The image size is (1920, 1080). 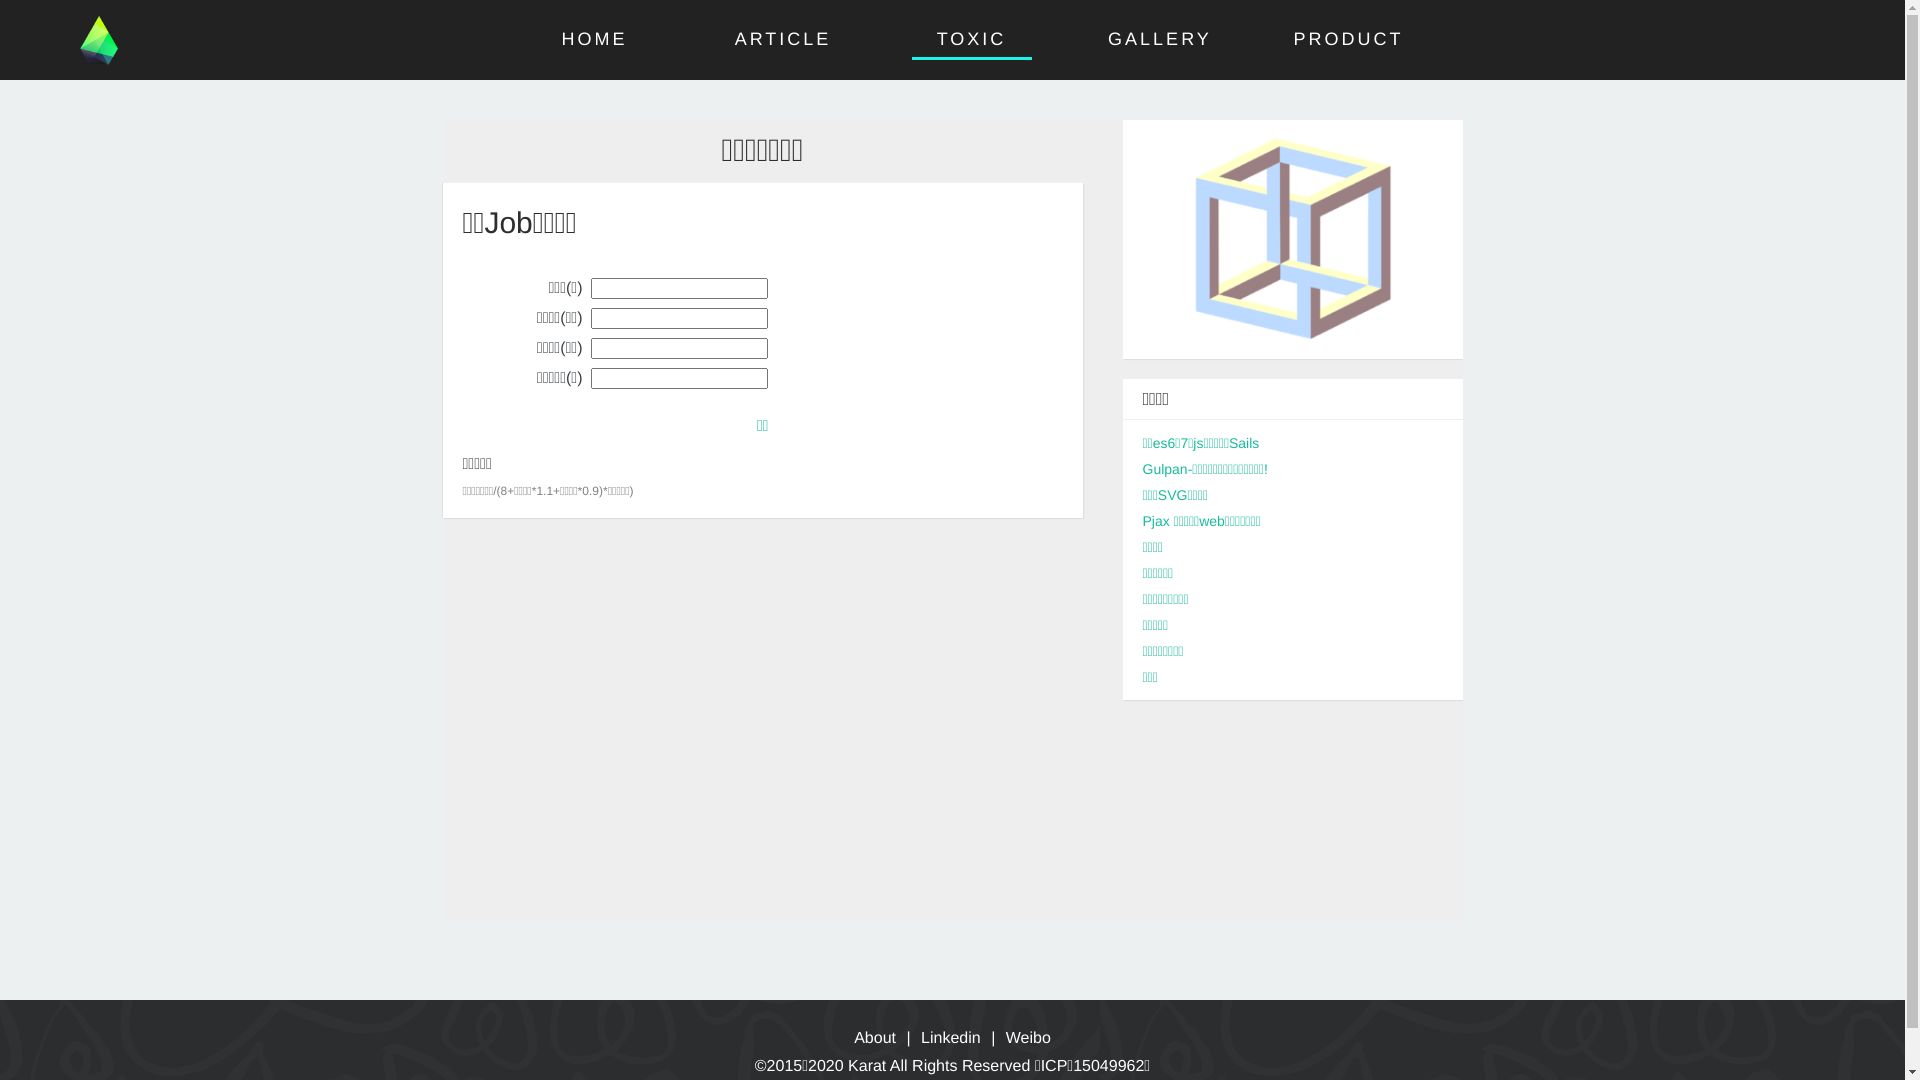 What do you see at coordinates (920, 1037) in the screenshot?
I see `'Linkedin'` at bounding box center [920, 1037].